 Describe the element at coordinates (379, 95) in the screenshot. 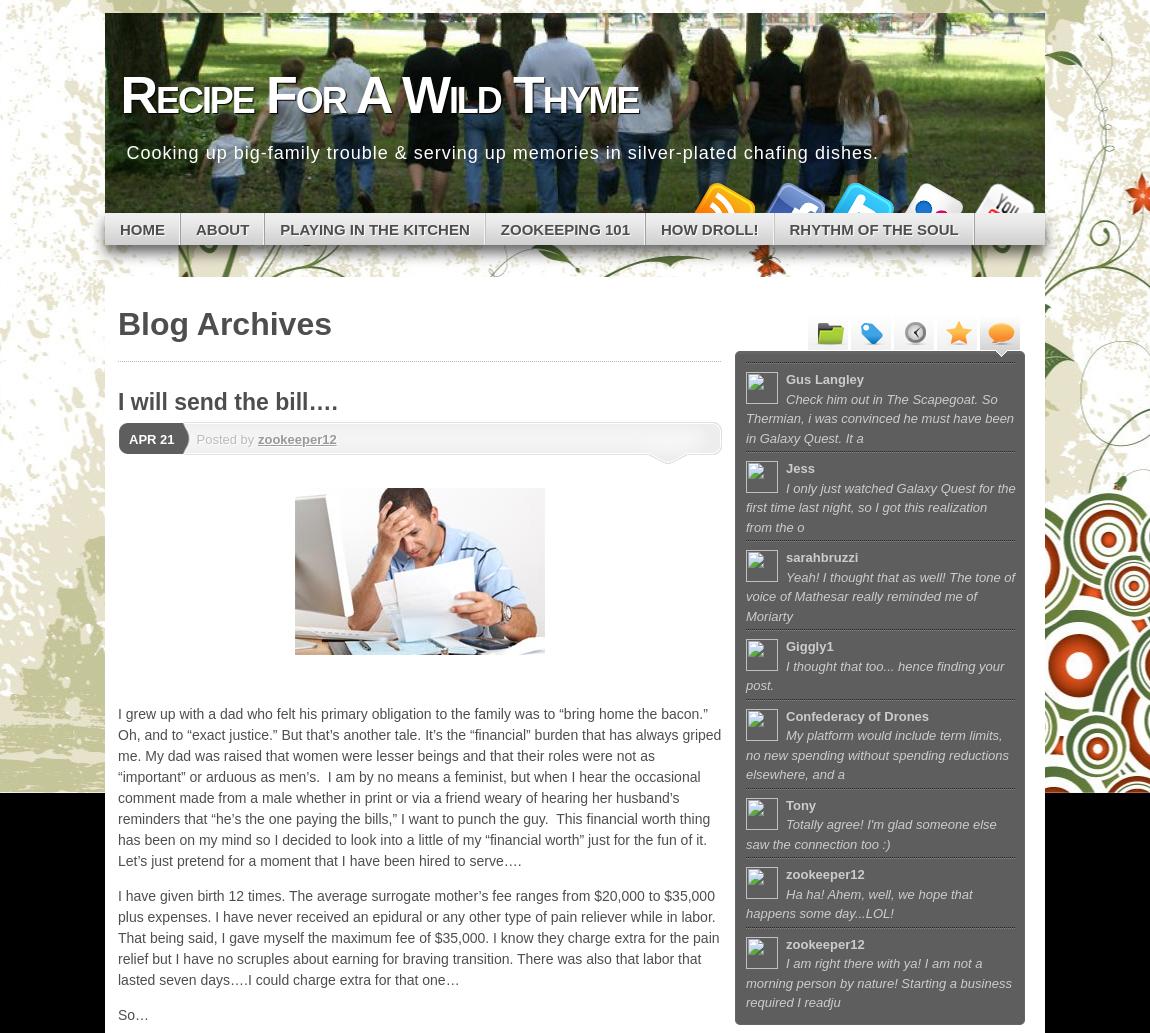

I see `'Recipe For A Wild Thyme'` at that location.